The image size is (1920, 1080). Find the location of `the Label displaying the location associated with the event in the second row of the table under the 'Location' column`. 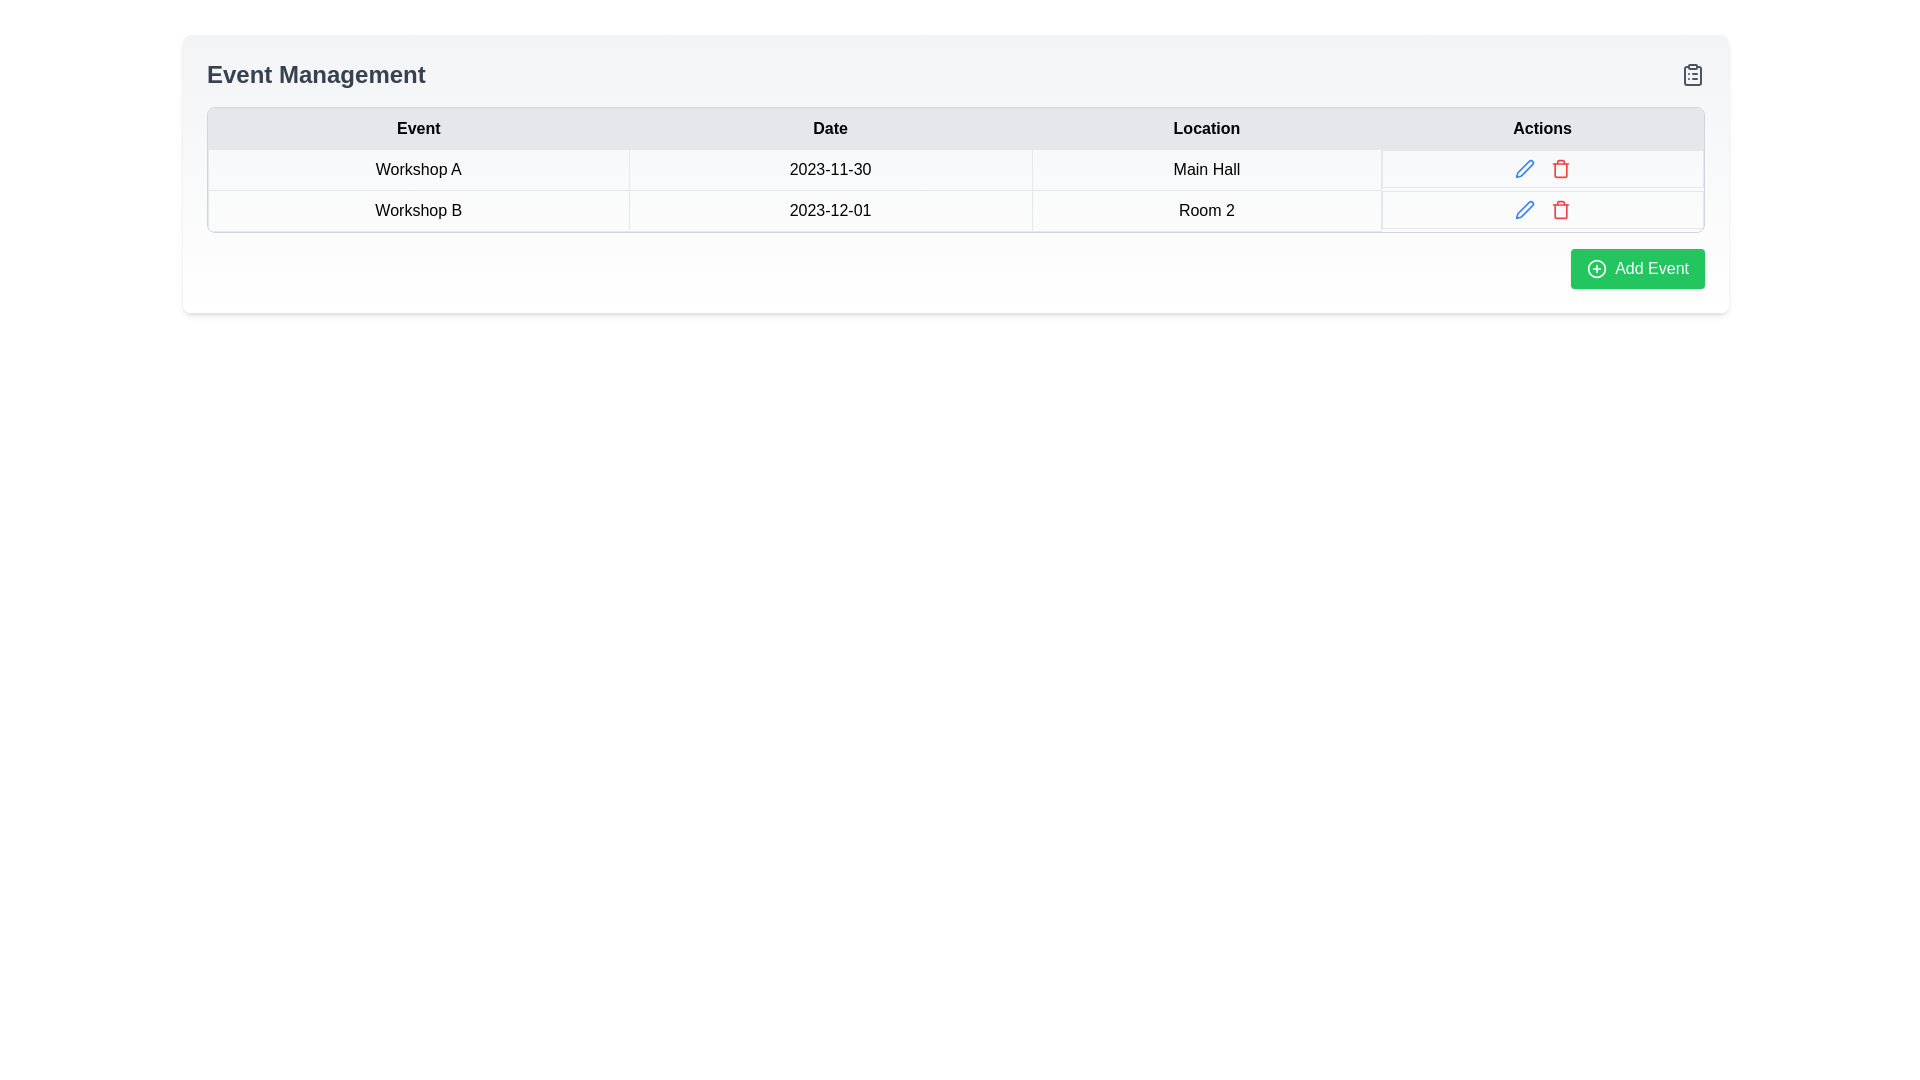

the Label displaying the location associated with the event in the second row of the table under the 'Location' column is located at coordinates (1205, 211).